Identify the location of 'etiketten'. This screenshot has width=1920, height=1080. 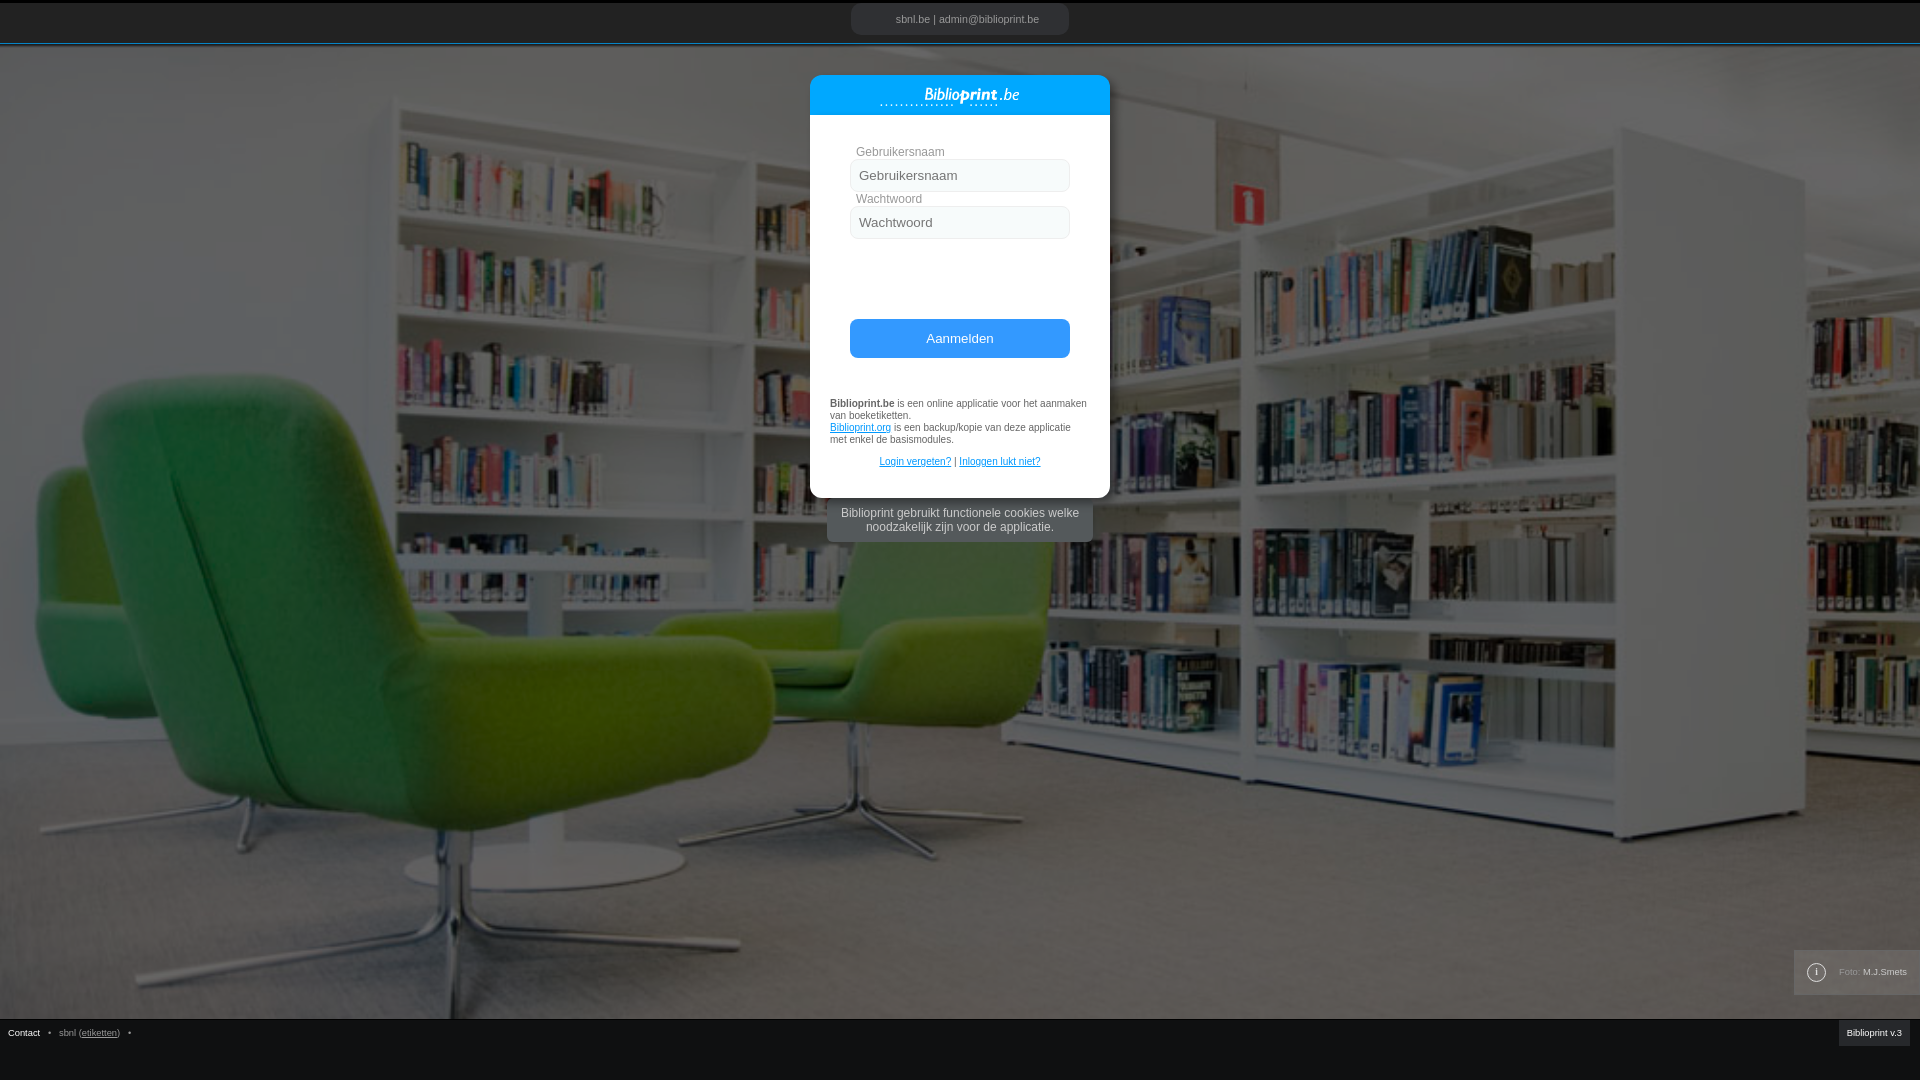
(98, 1033).